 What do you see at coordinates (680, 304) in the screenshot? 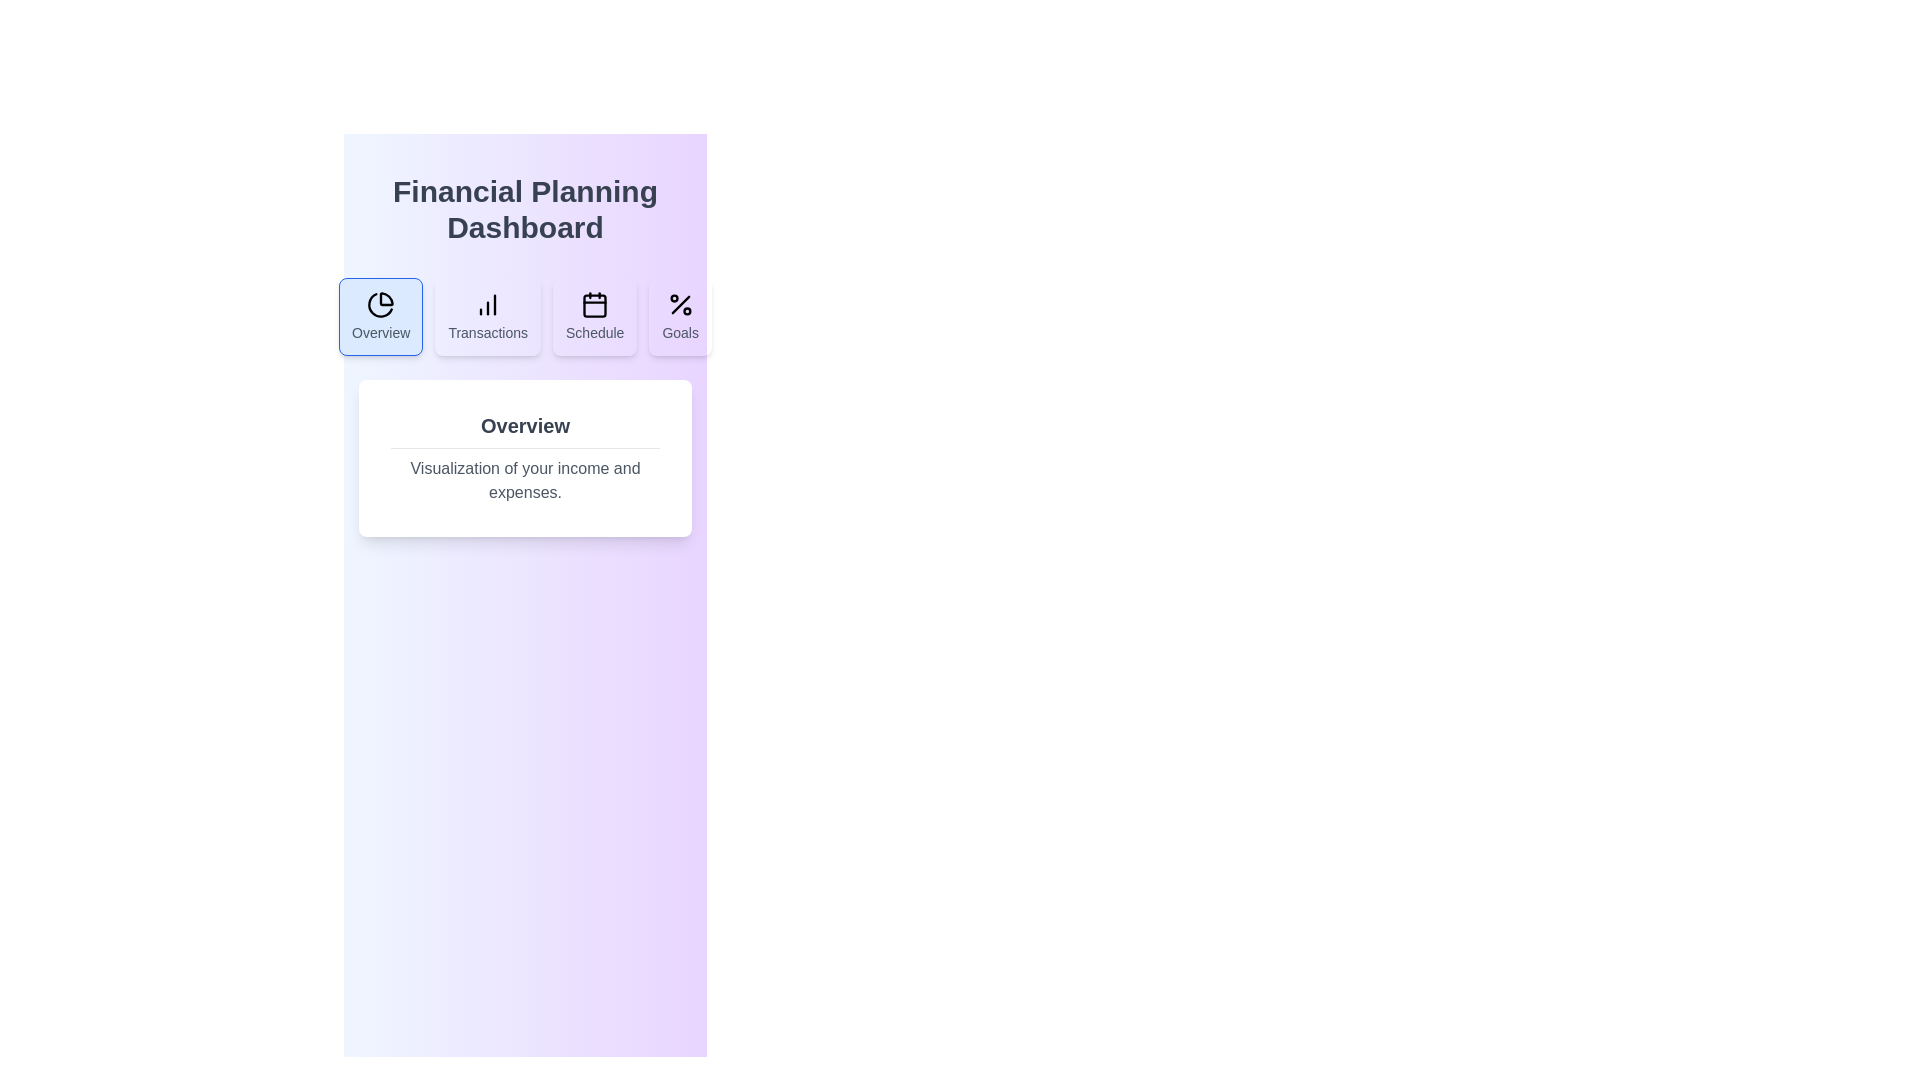
I see `the goals or percentages icon located in the fourth position of the navigation section at the top of the interface` at bounding box center [680, 304].